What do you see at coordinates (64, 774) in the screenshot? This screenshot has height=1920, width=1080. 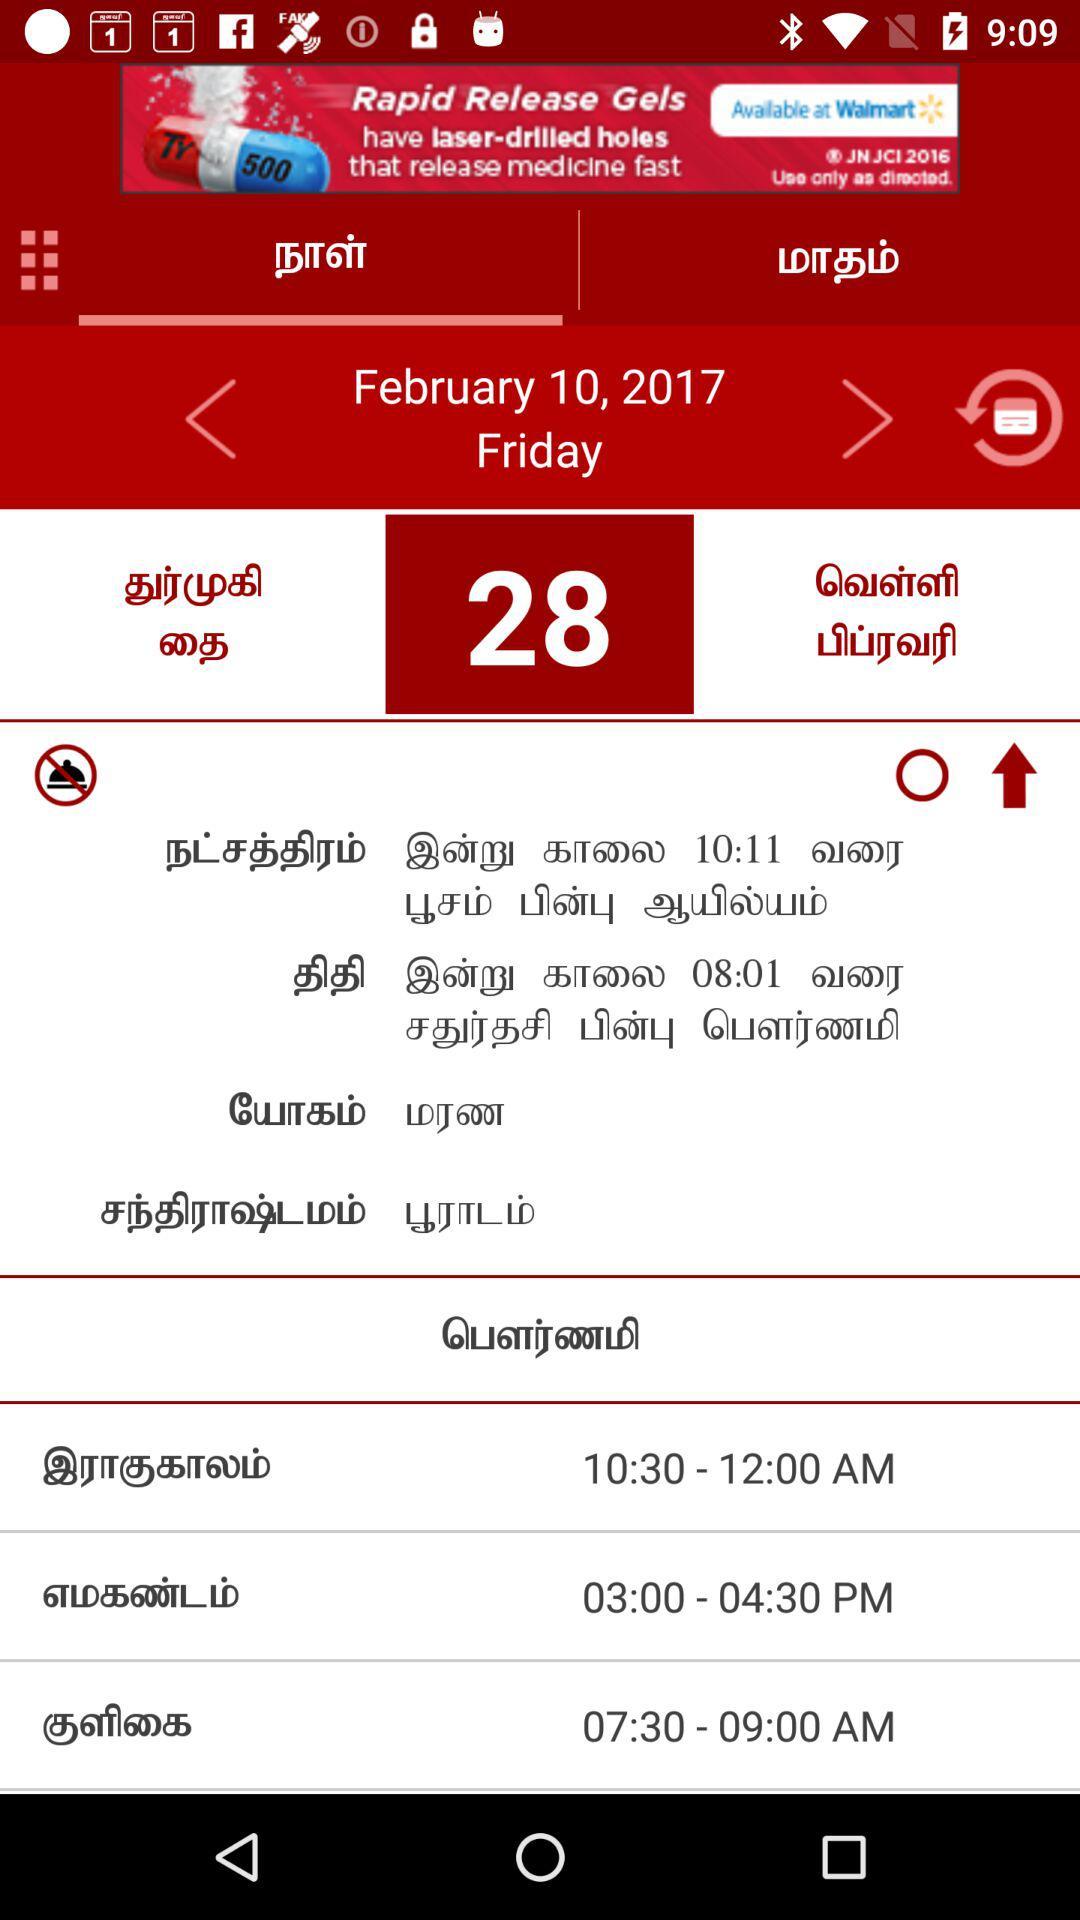 I see `the emoji icon` at bounding box center [64, 774].